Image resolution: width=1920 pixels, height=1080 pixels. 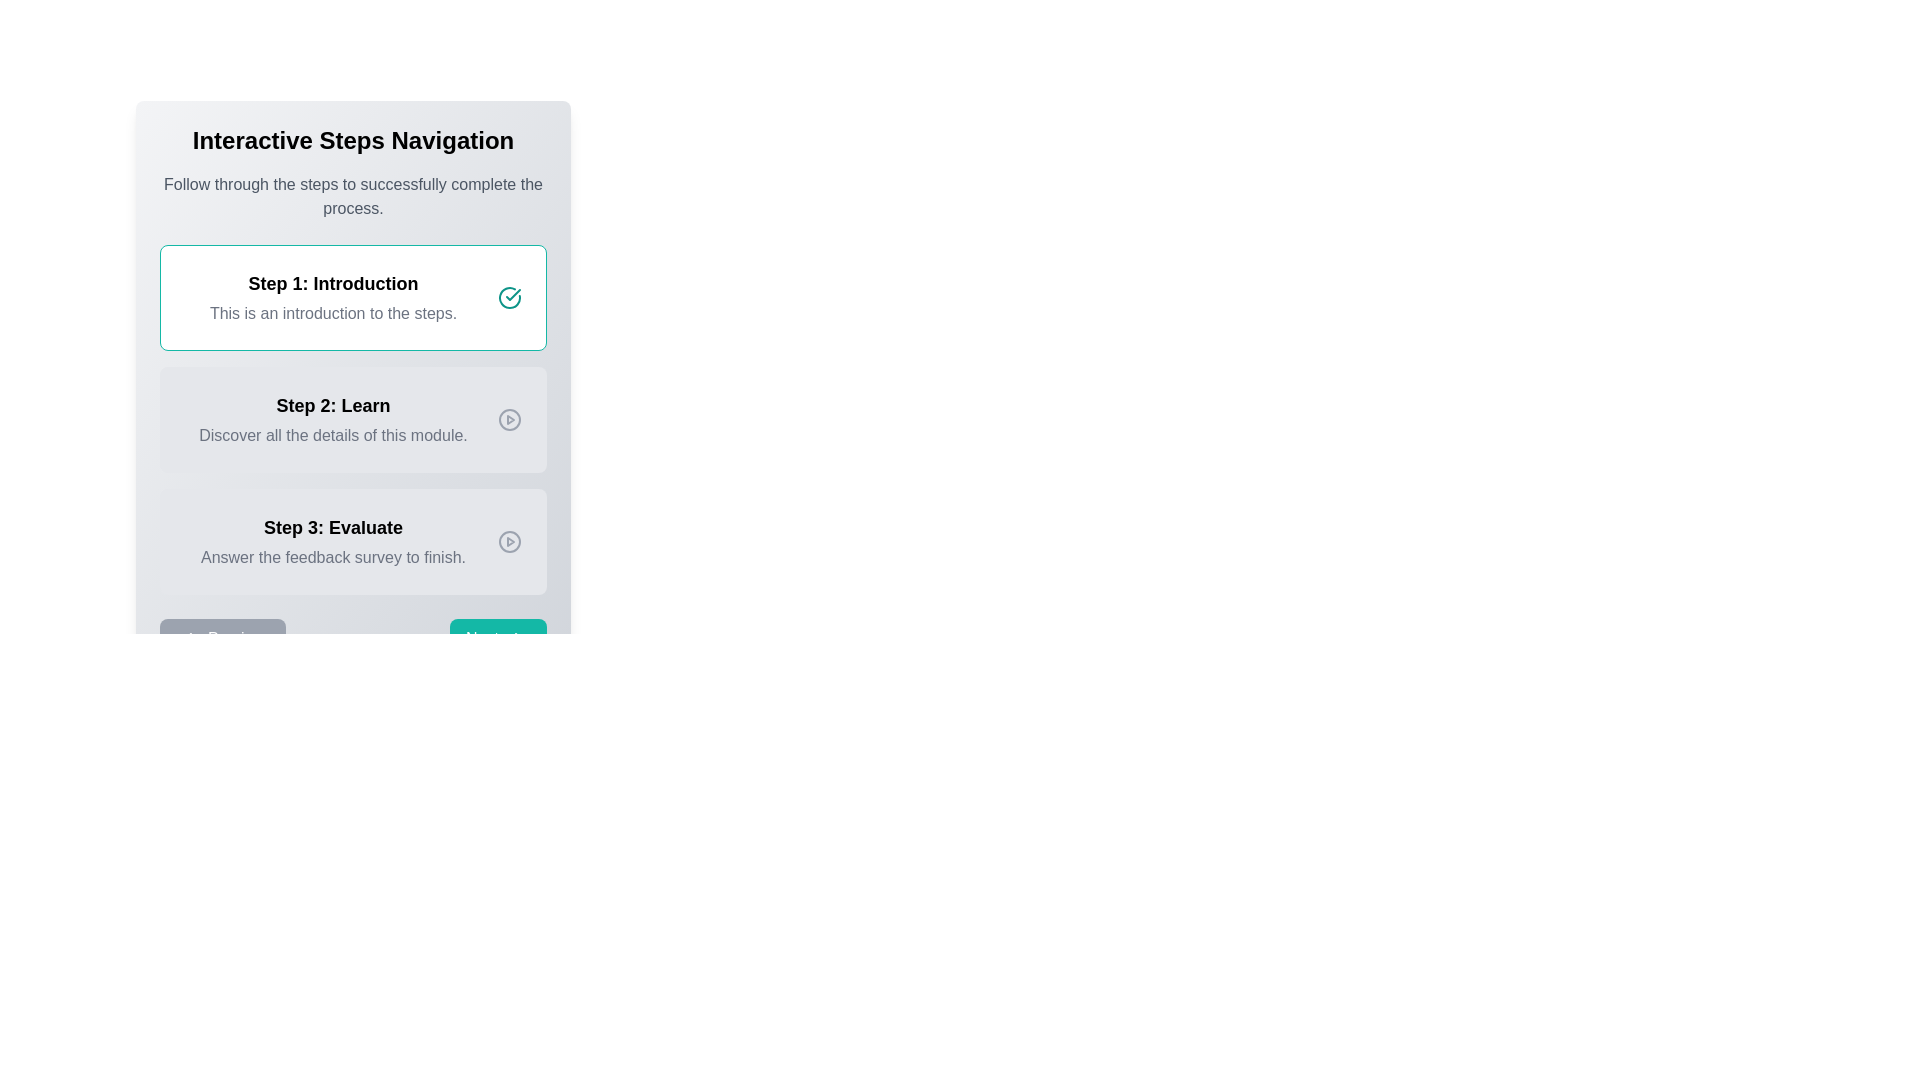 I want to click on the leftwards pointing chevron icon within the 'Previous' button located at the bottom-left part of the interface, so click(x=187, y=639).